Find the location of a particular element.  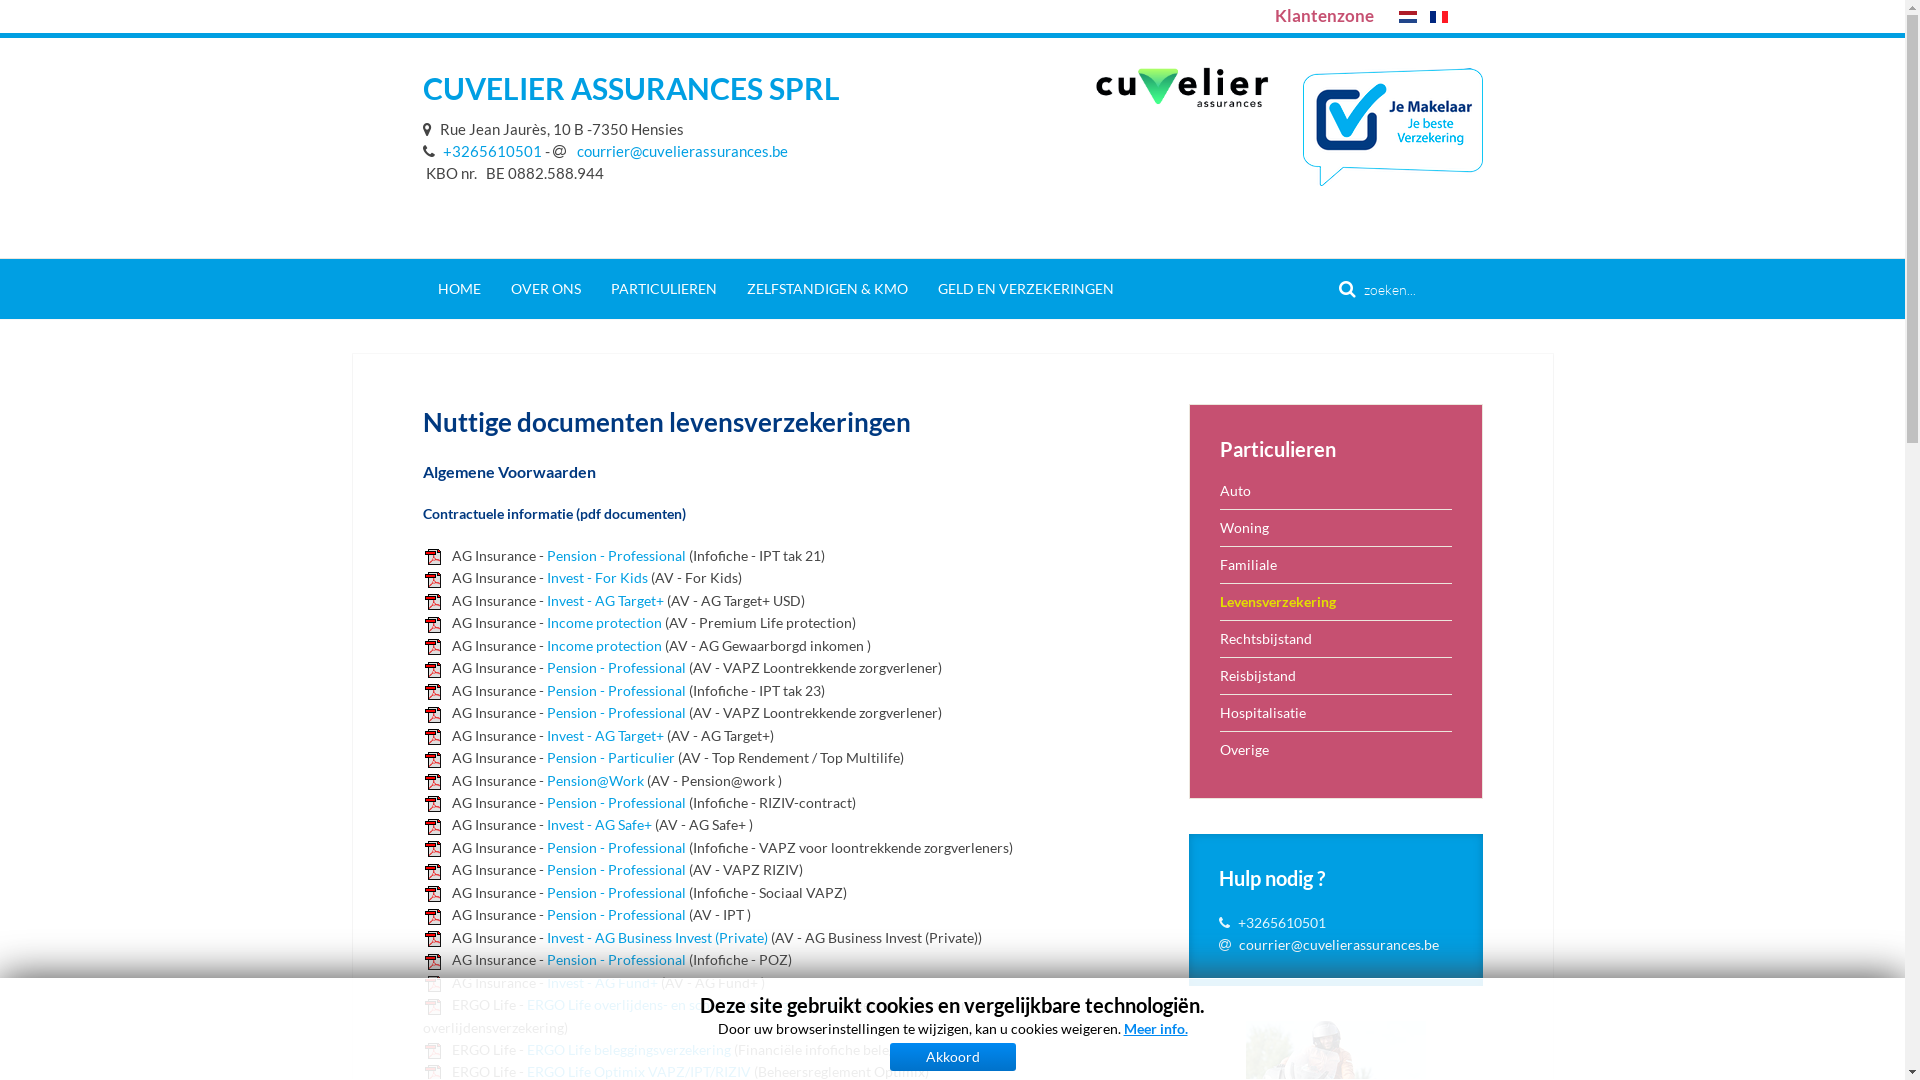

'CUVELIER ASSURANCES SPRL' is located at coordinates (421, 87).